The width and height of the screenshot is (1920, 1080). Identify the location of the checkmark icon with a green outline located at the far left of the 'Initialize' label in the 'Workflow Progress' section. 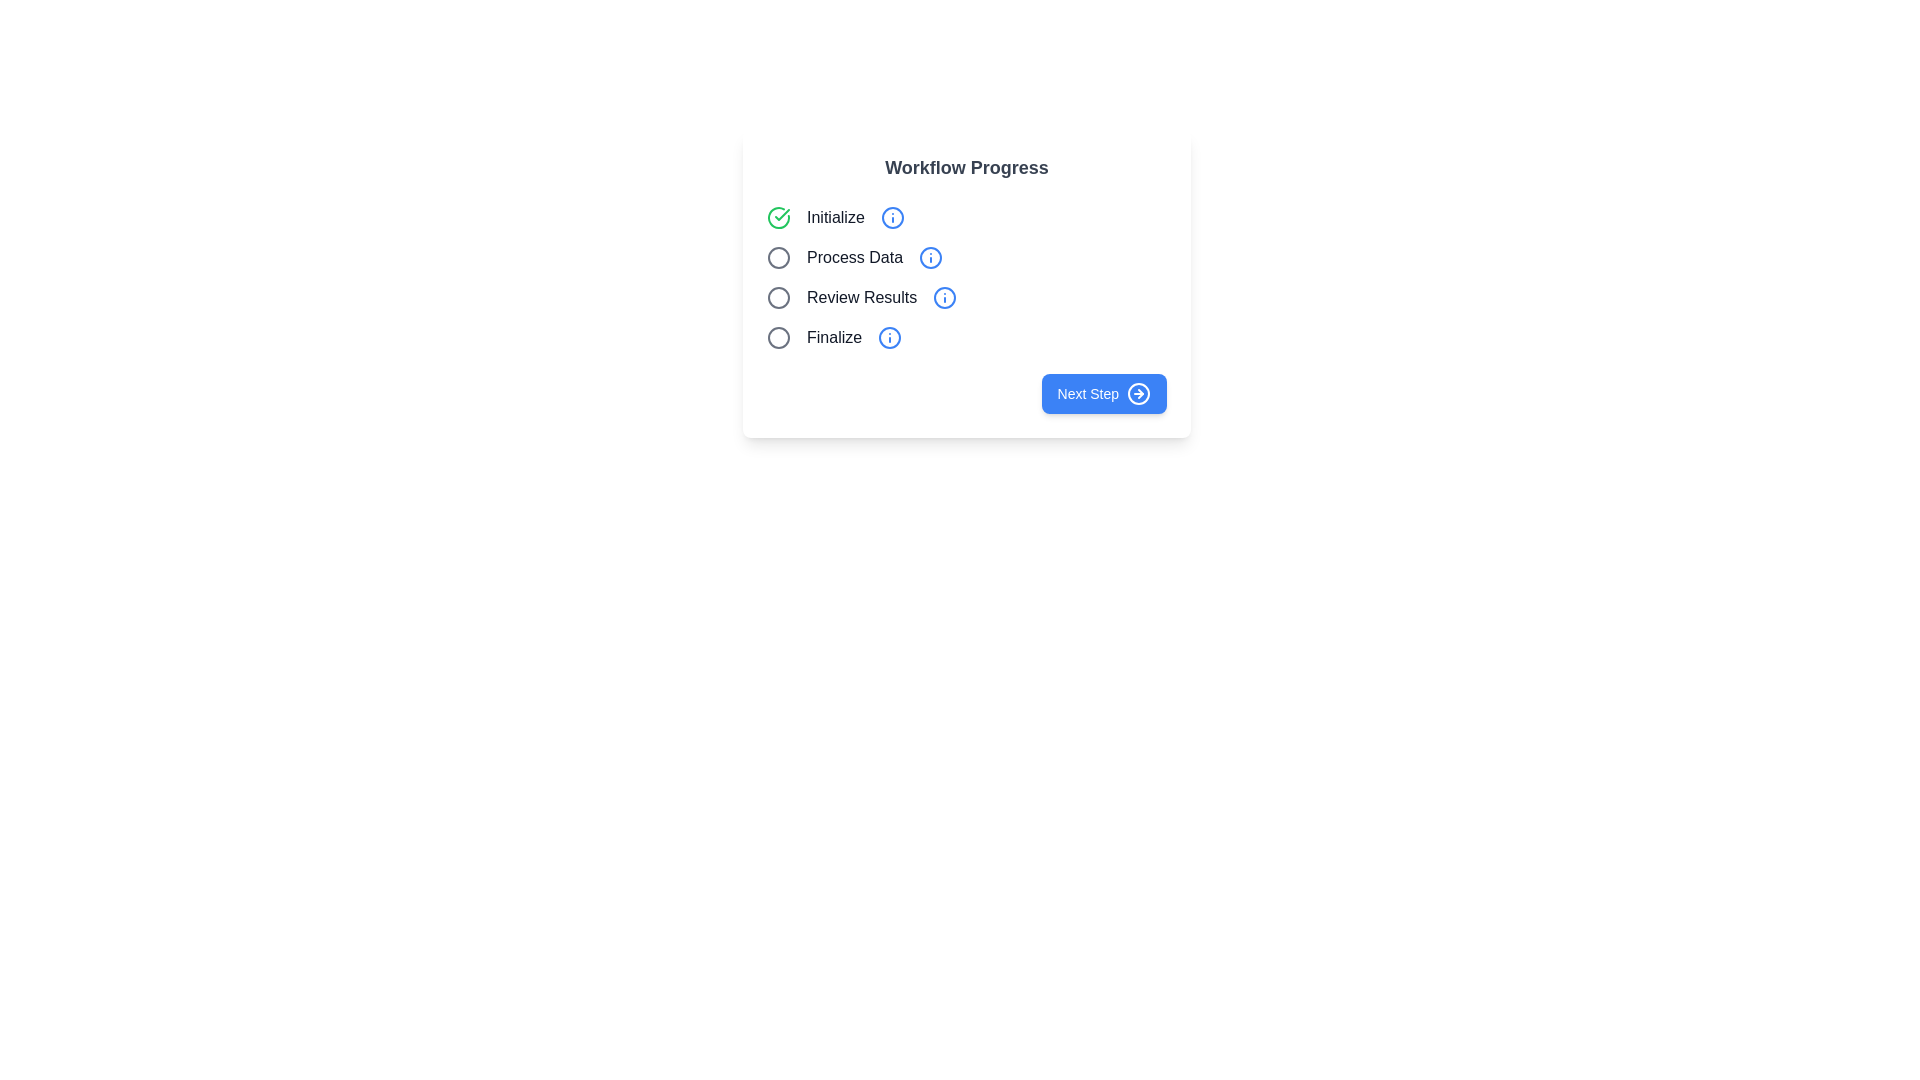
(781, 215).